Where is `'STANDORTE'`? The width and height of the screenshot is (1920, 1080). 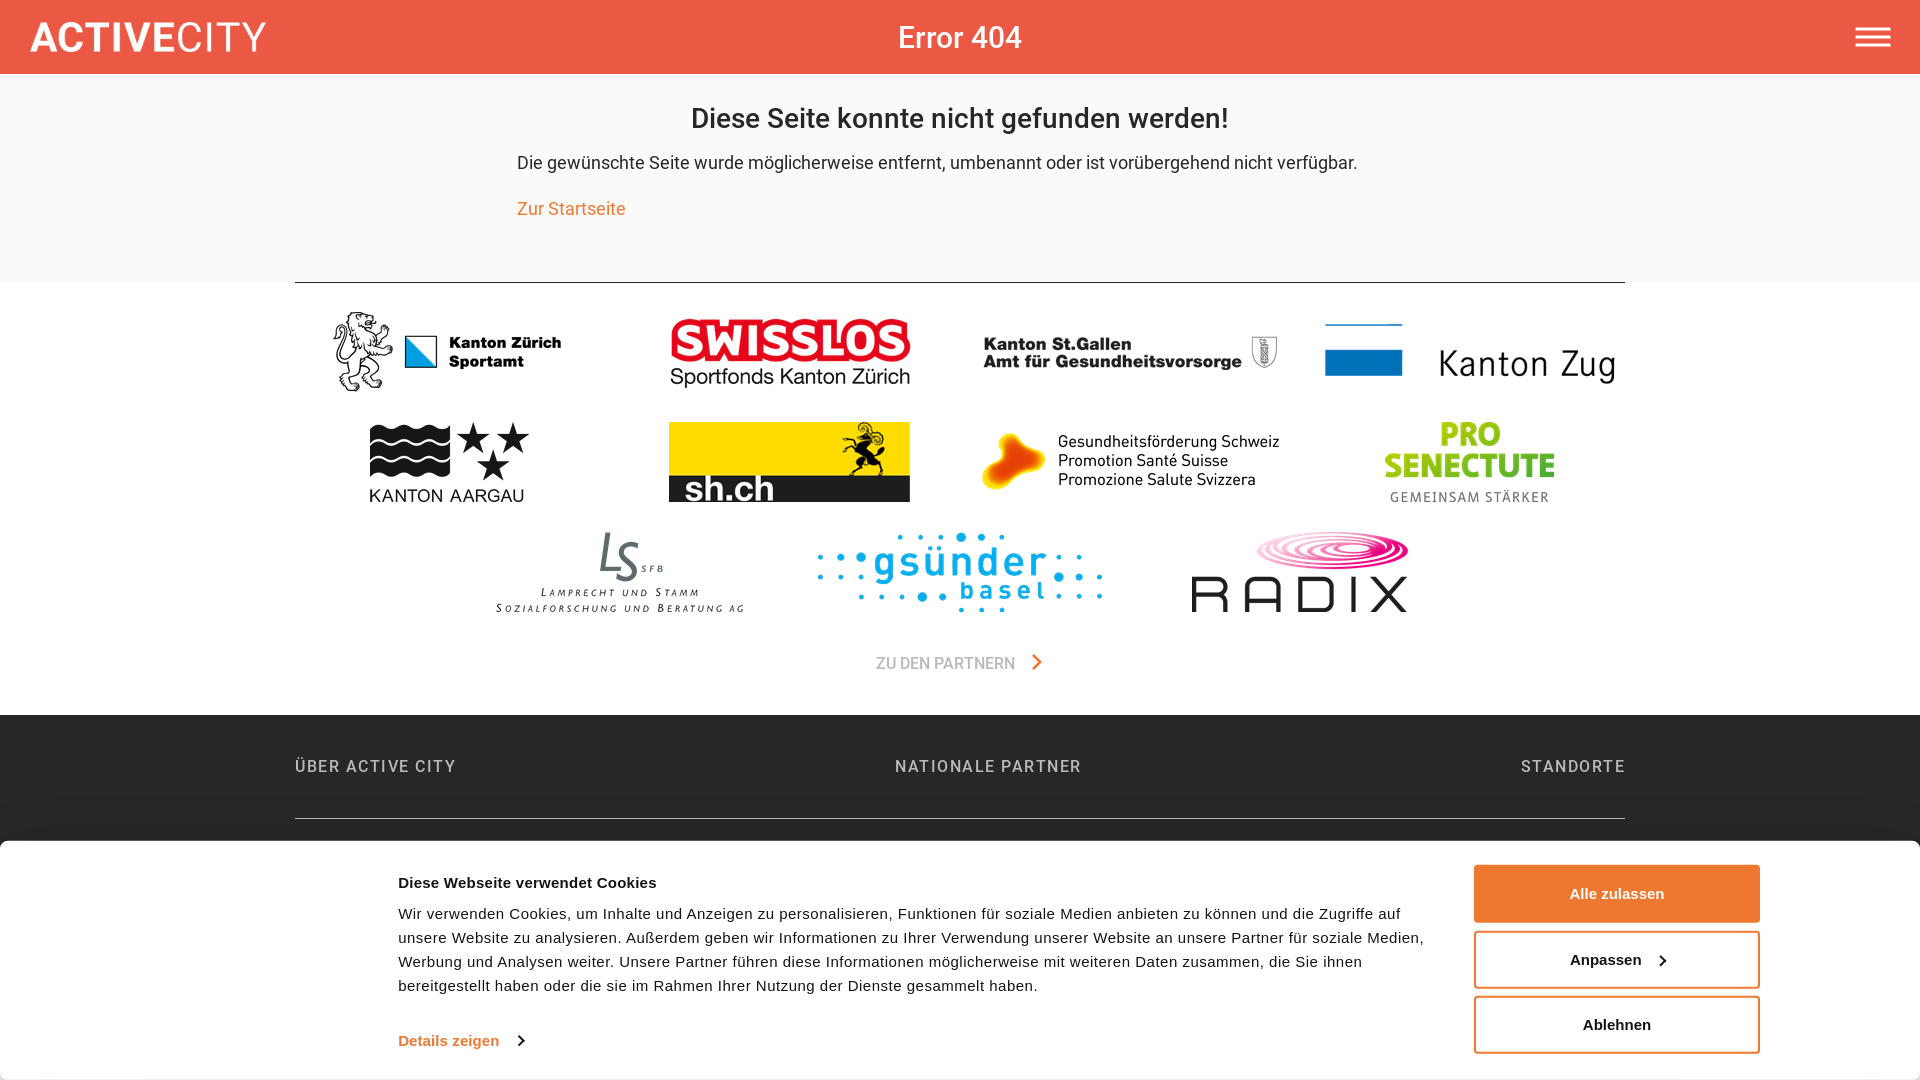 'STANDORTE' is located at coordinates (1571, 765).